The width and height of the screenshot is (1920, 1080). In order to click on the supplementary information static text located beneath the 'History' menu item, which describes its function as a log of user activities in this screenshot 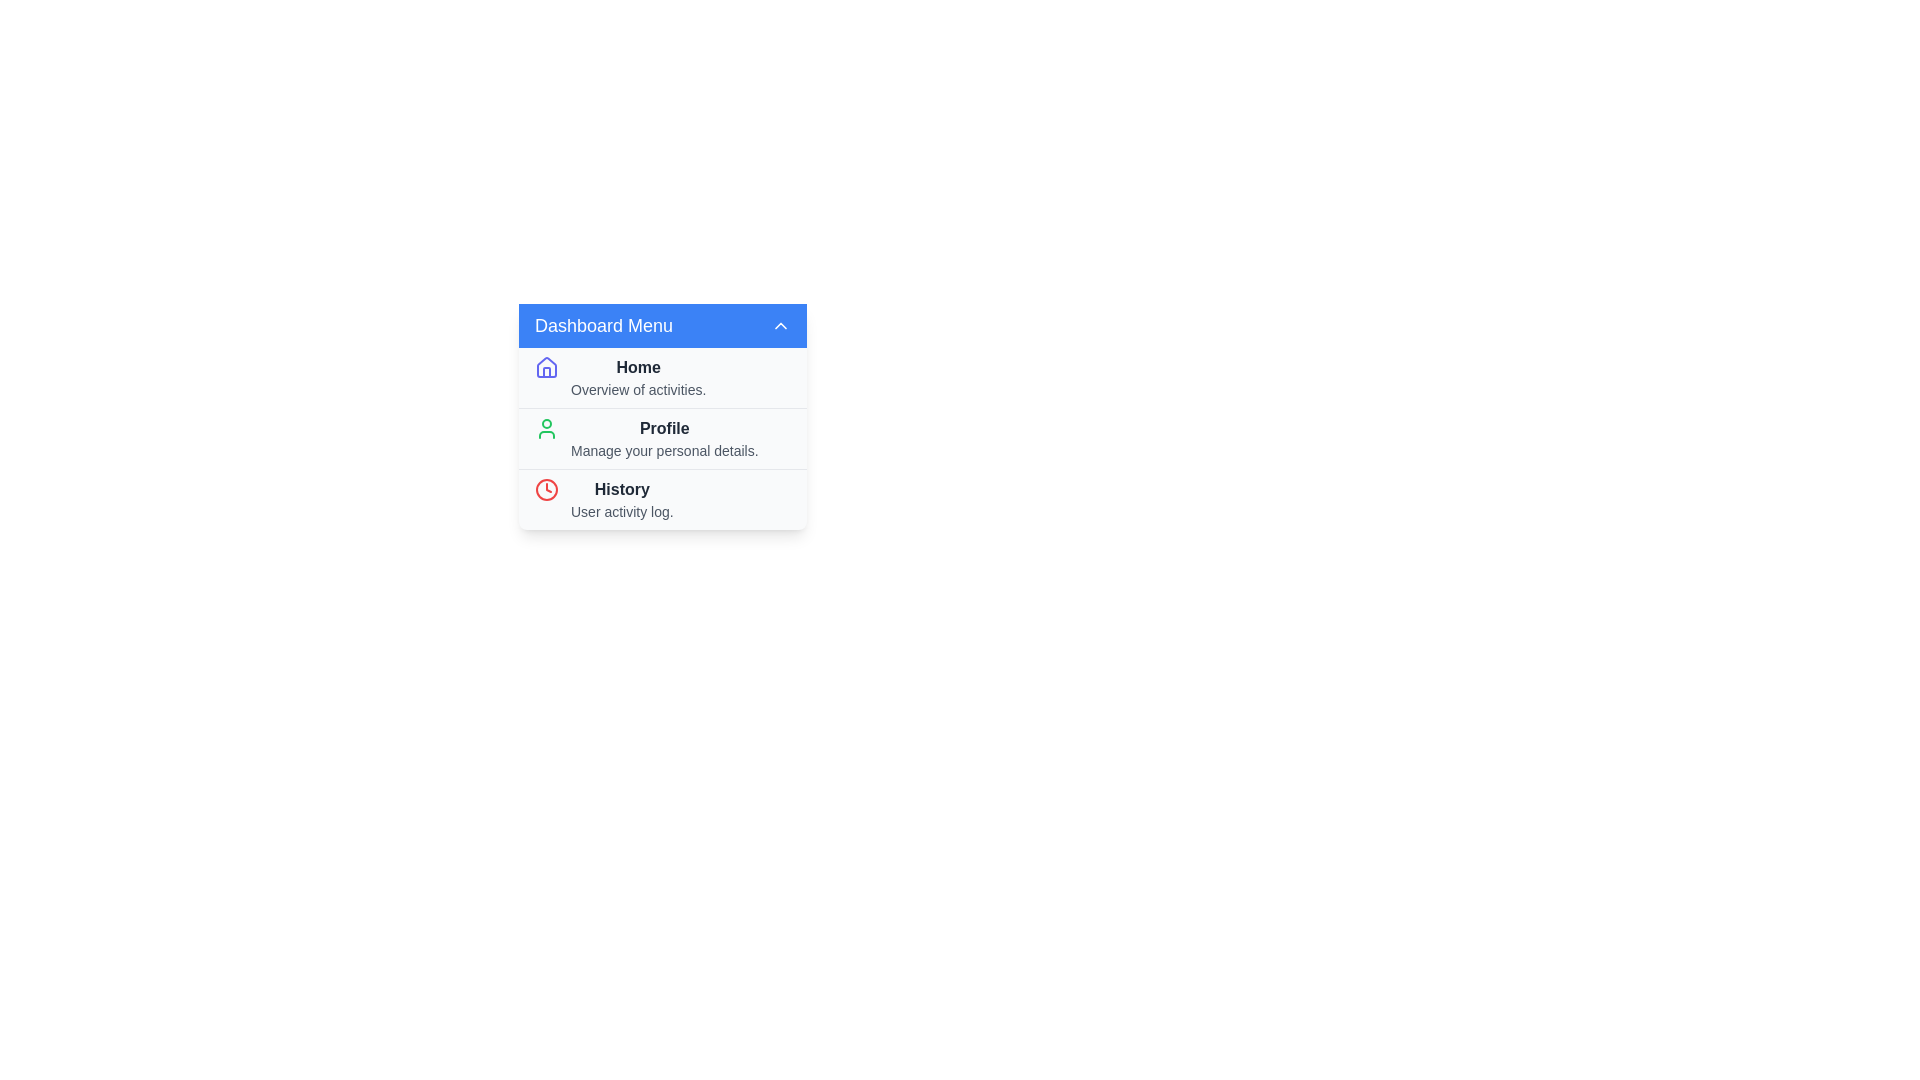, I will do `click(621, 511)`.